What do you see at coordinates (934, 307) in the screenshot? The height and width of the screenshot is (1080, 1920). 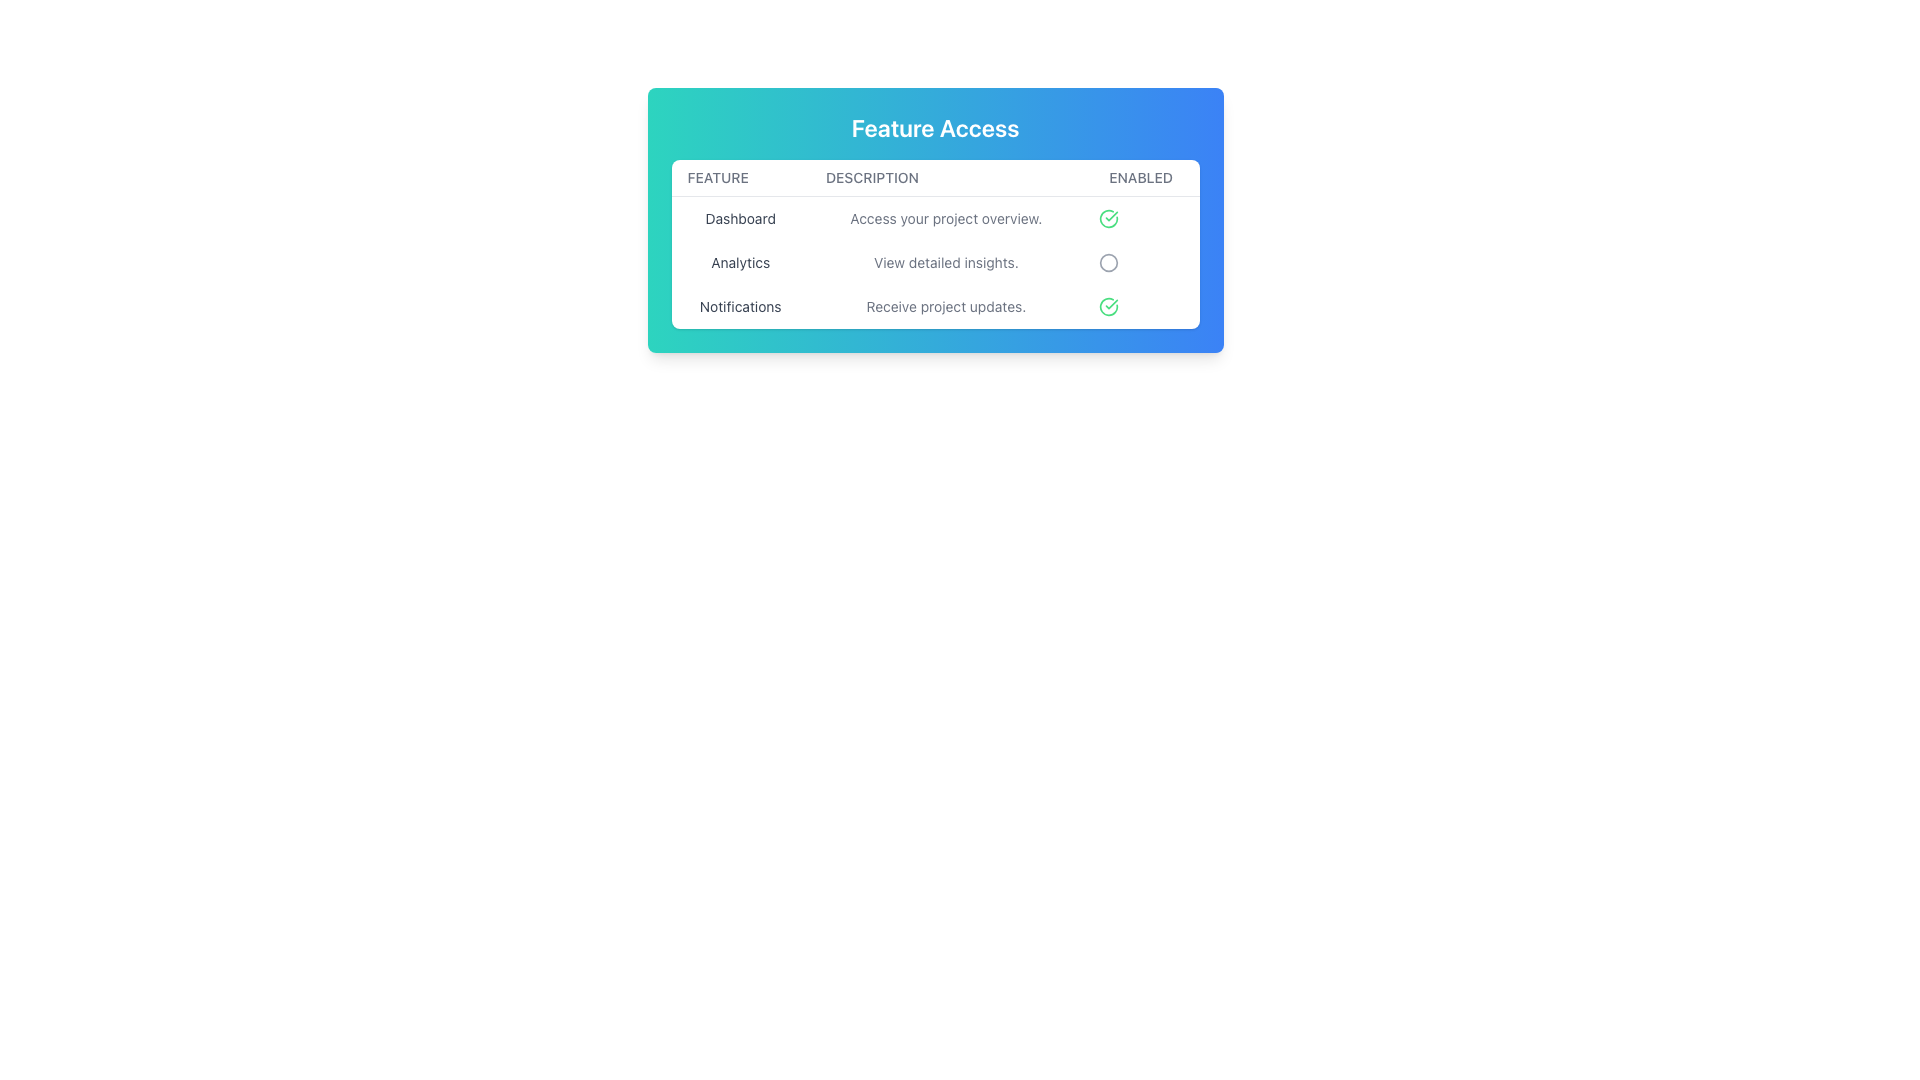 I see `the 'Notifications' access status row, which is the third row in the feature access table, located below the 'Analytics' row` at bounding box center [934, 307].